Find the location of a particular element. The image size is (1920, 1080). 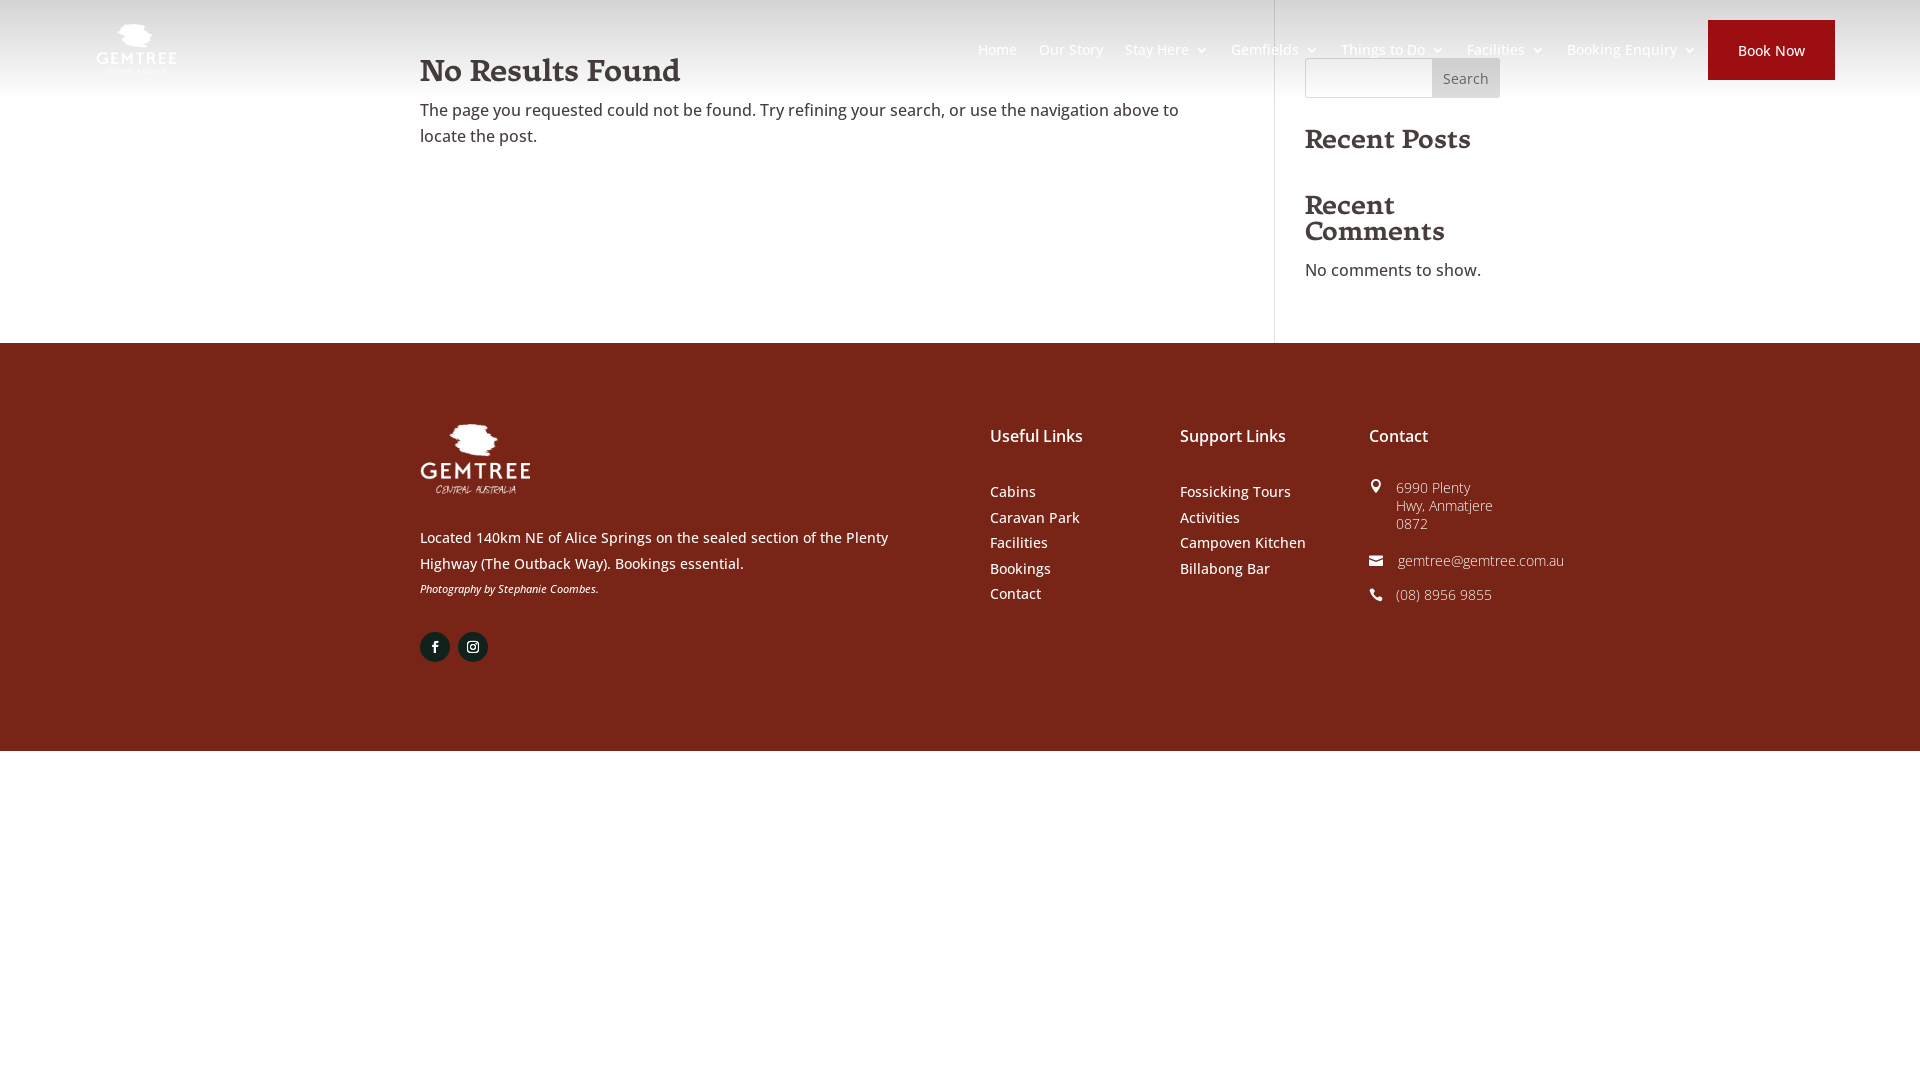

'Billabong Bar' is located at coordinates (1223, 568).